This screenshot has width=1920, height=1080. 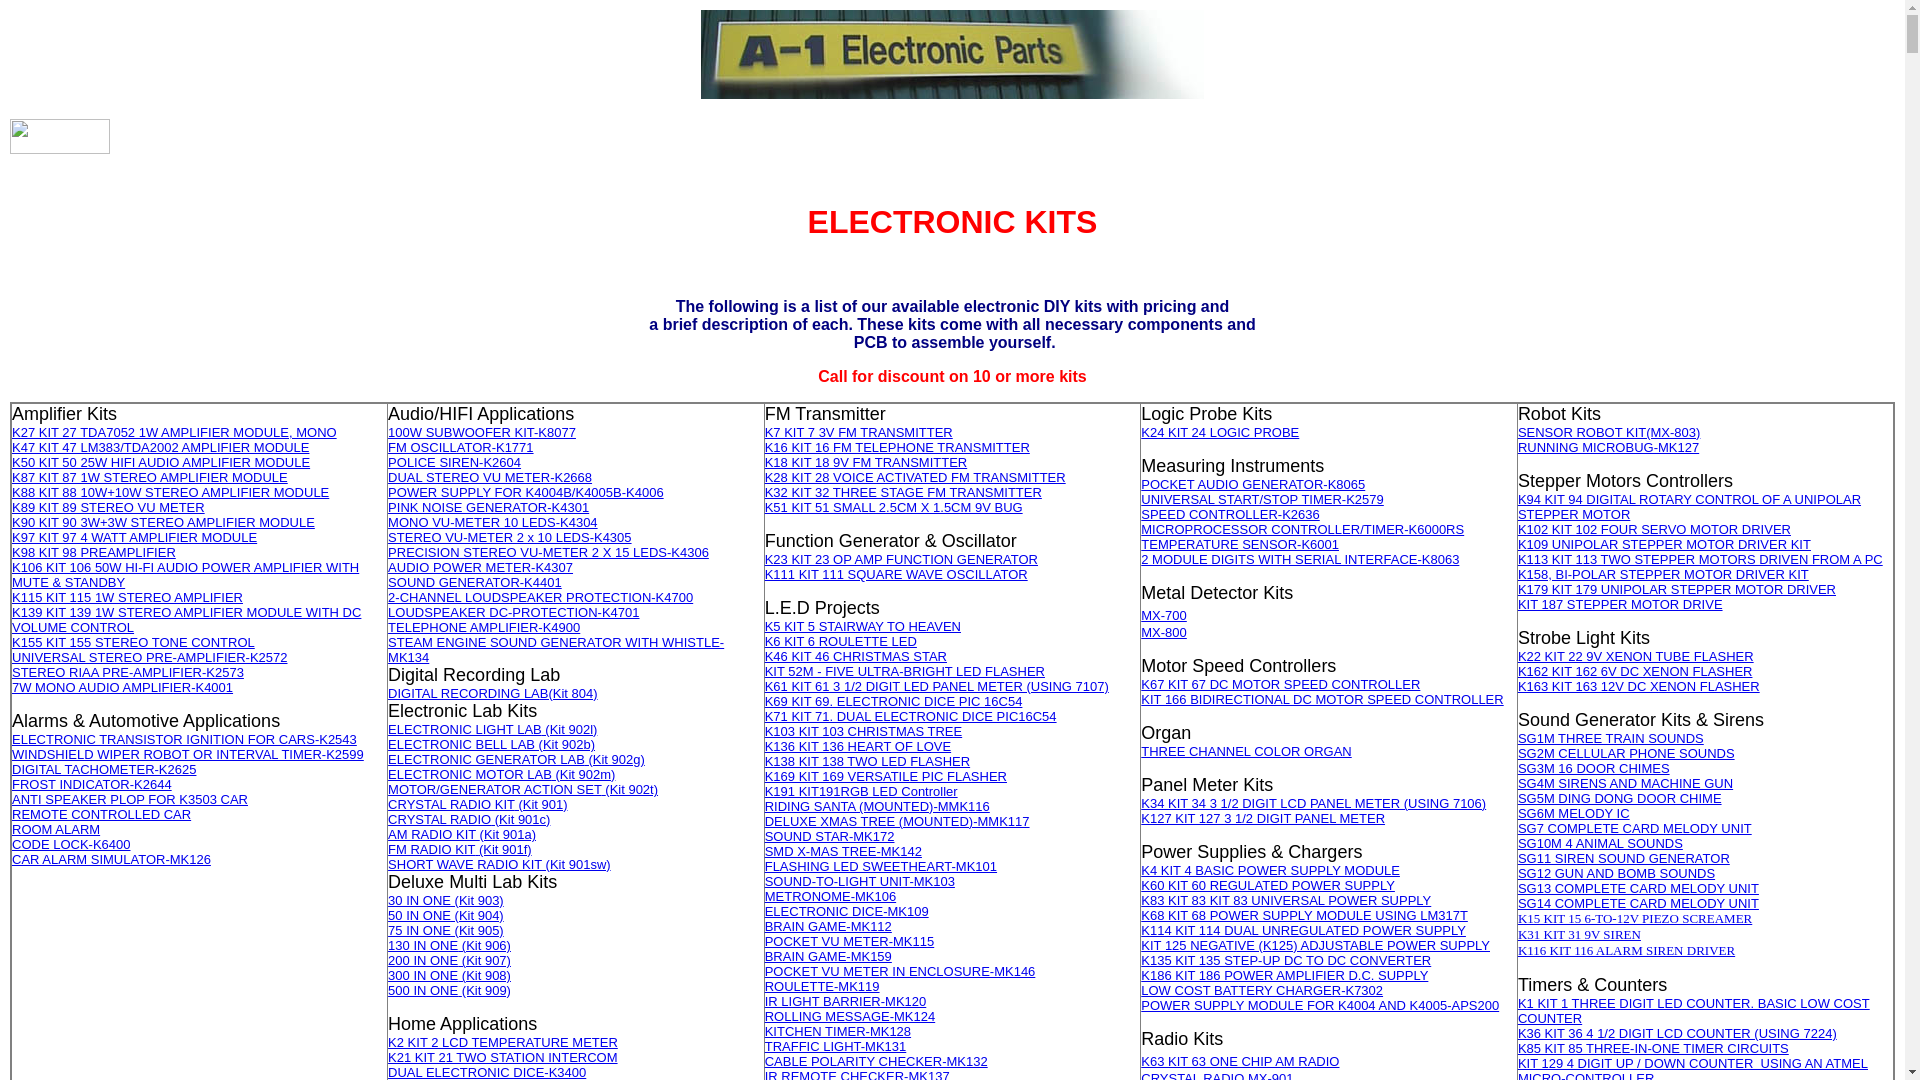 What do you see at coordinates (846, 911) in the screenshot?
I see `'ELECTRONIC DICE-MK109'` at bounding box center [846, 911].